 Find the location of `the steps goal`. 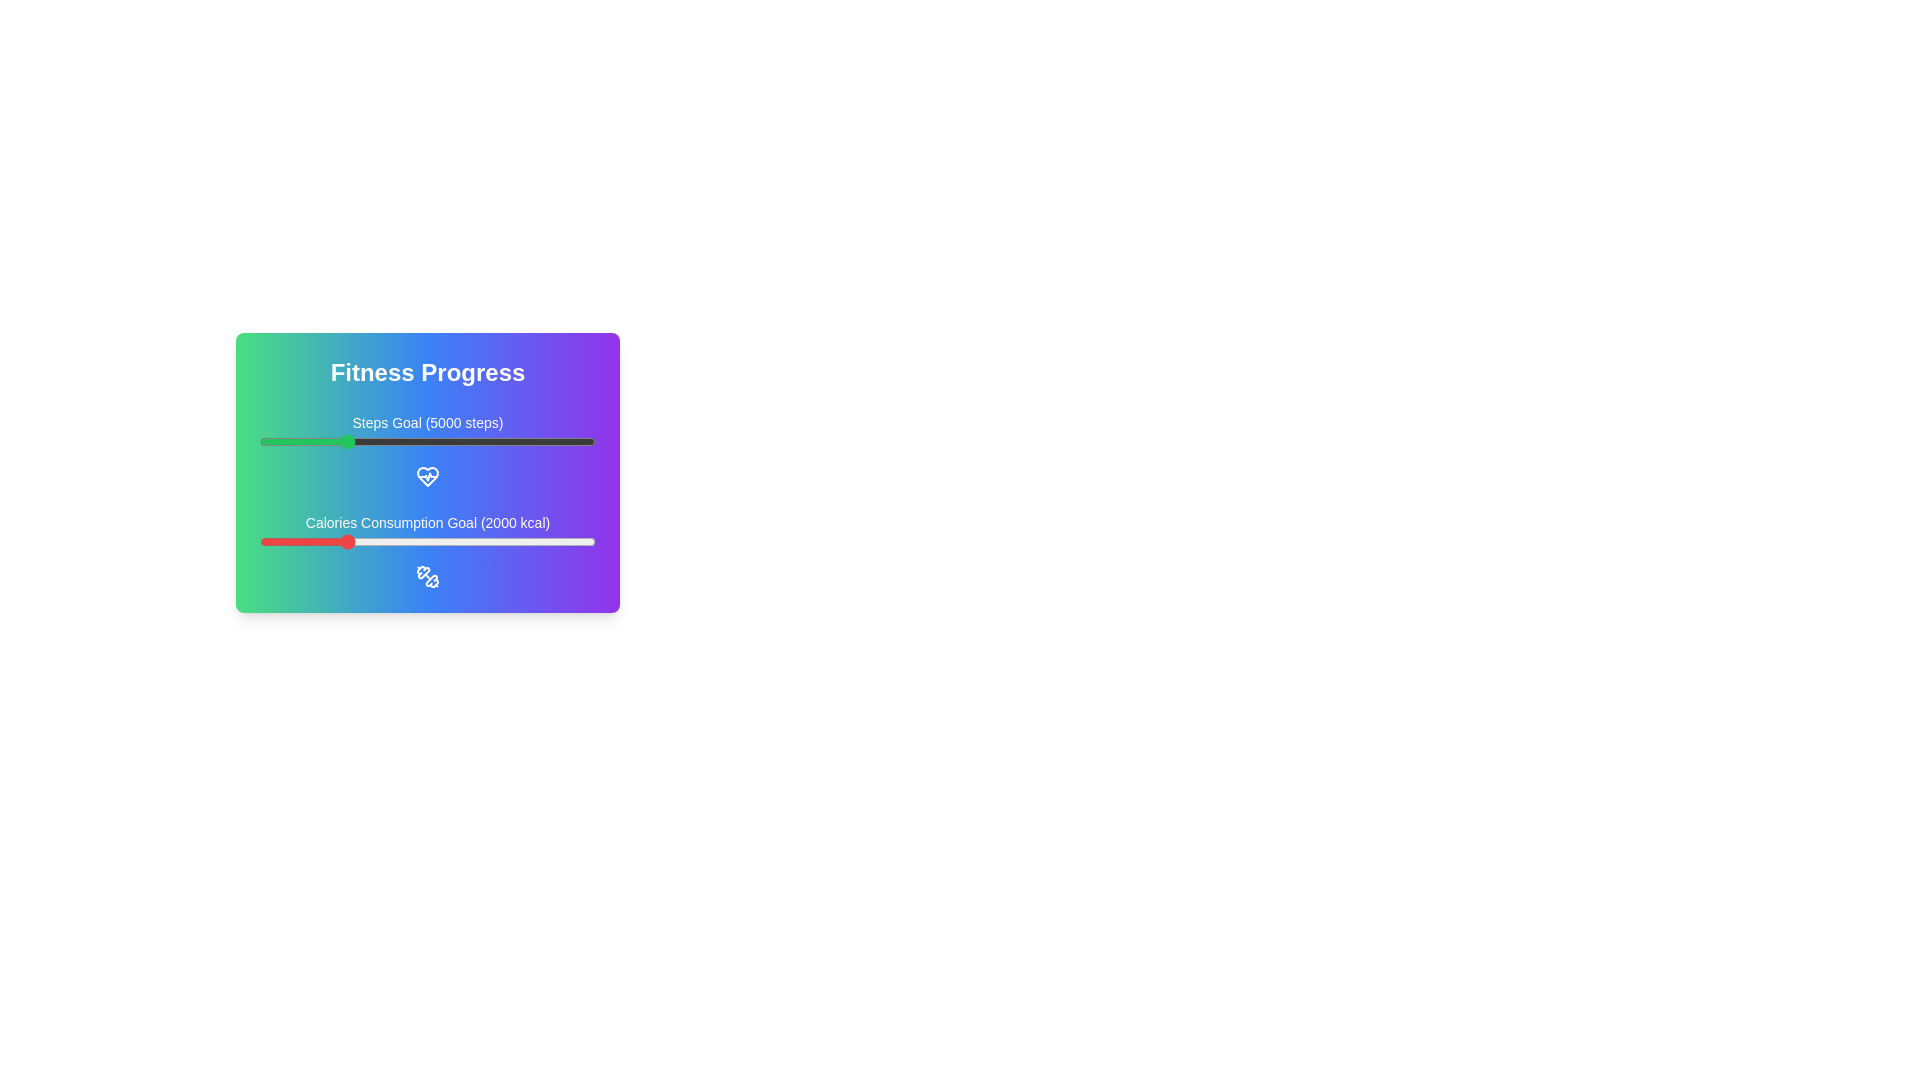

the steps goal is located at coordinates (461, 441).